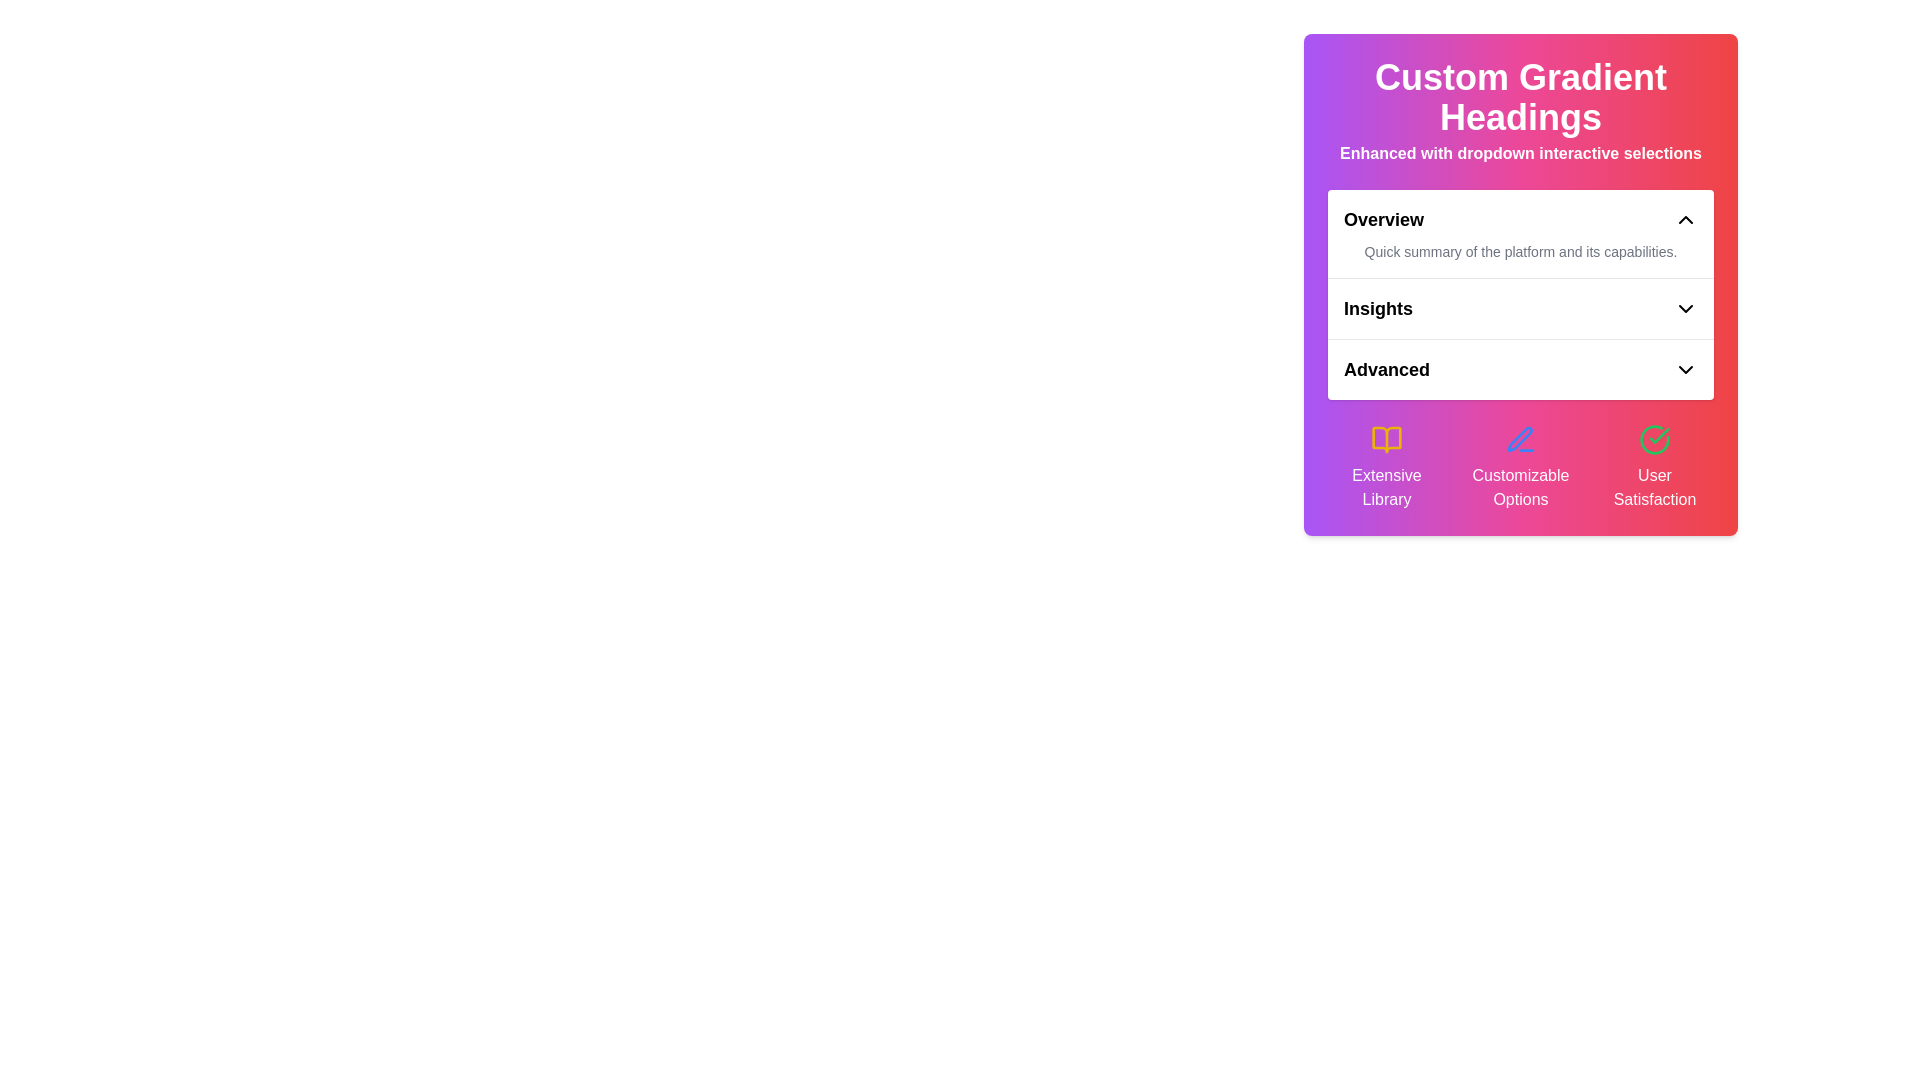 The width and height of the screenshot is (1920, 1080). Describe the element at coordinates (1684, 219) in the screenshot. I see `the small upward-pointing chevron icon located to the right of the 'Overview' label in the UI` at that location.